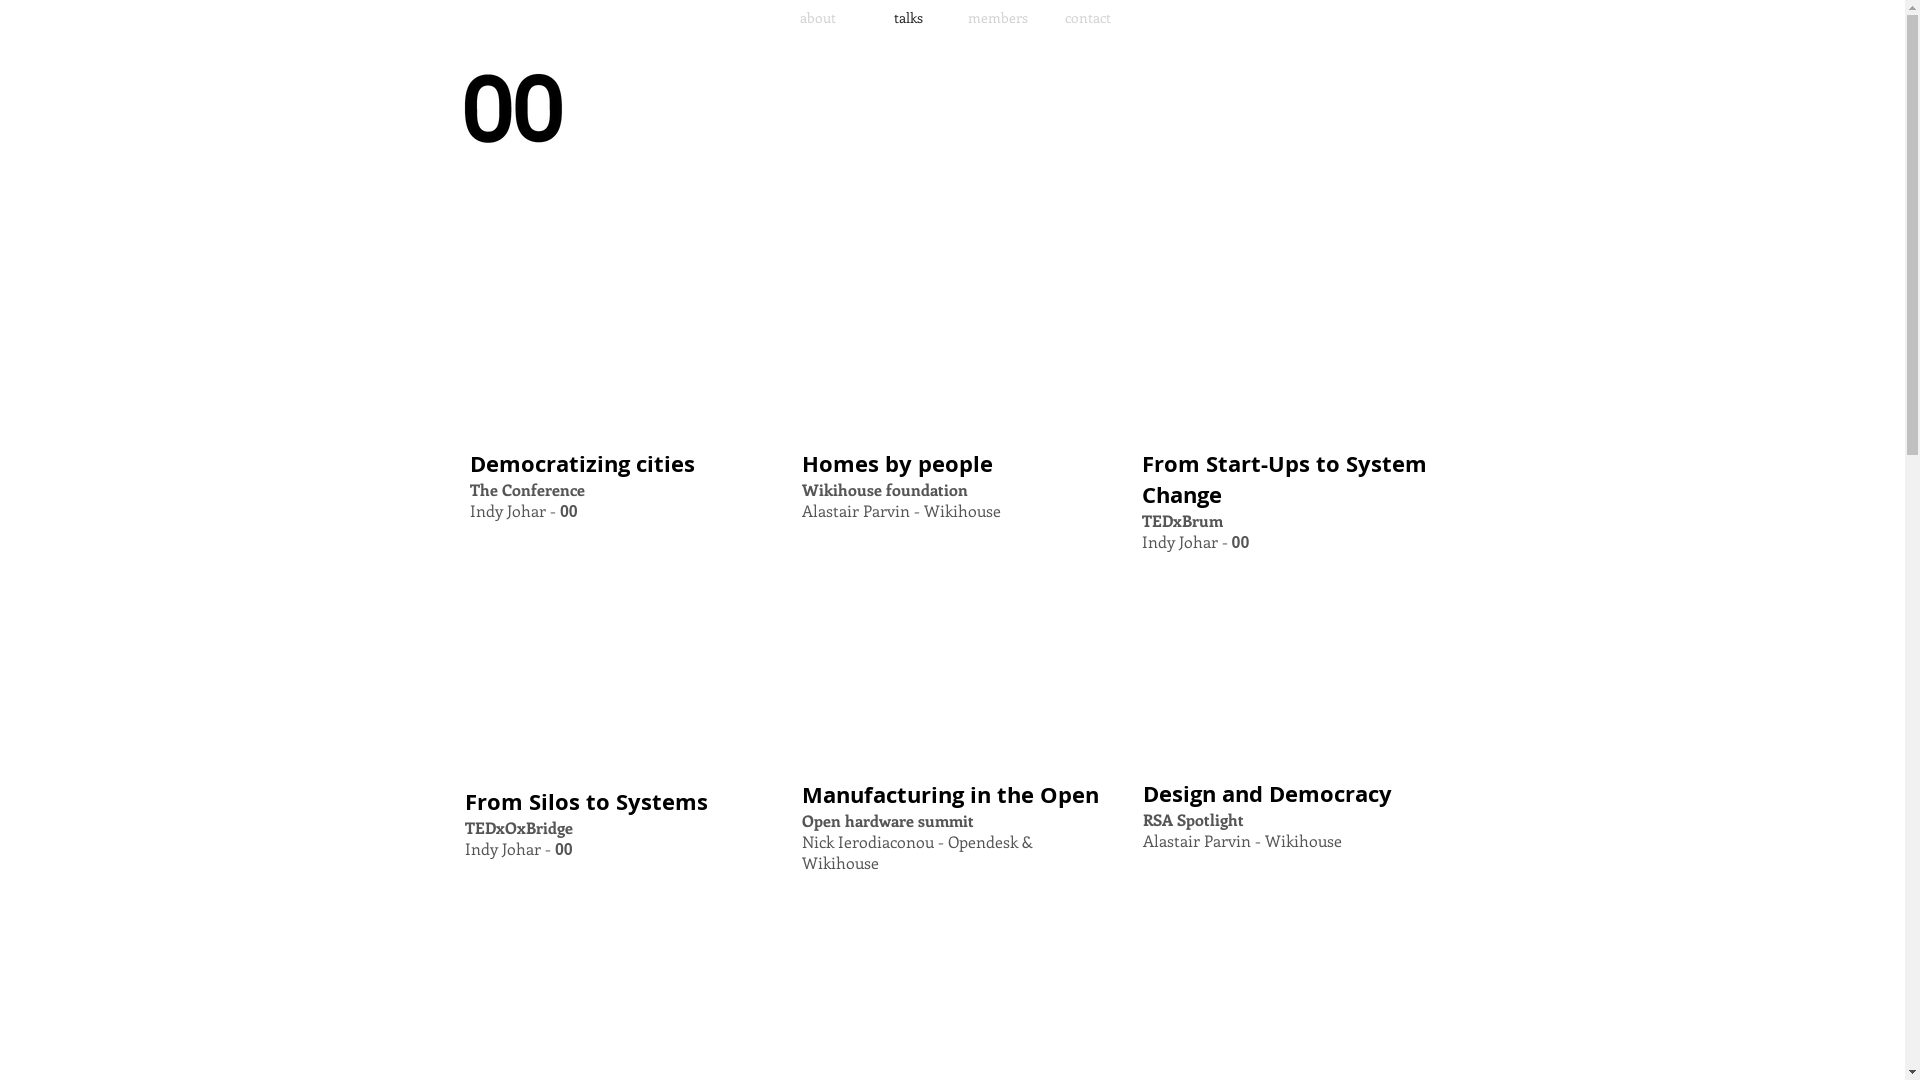 The width and height of the screenshot is (1920, 1080). Describe the element at coordinates (1291, 333) in the screenshot. I see `'External YouTube'` at that location.